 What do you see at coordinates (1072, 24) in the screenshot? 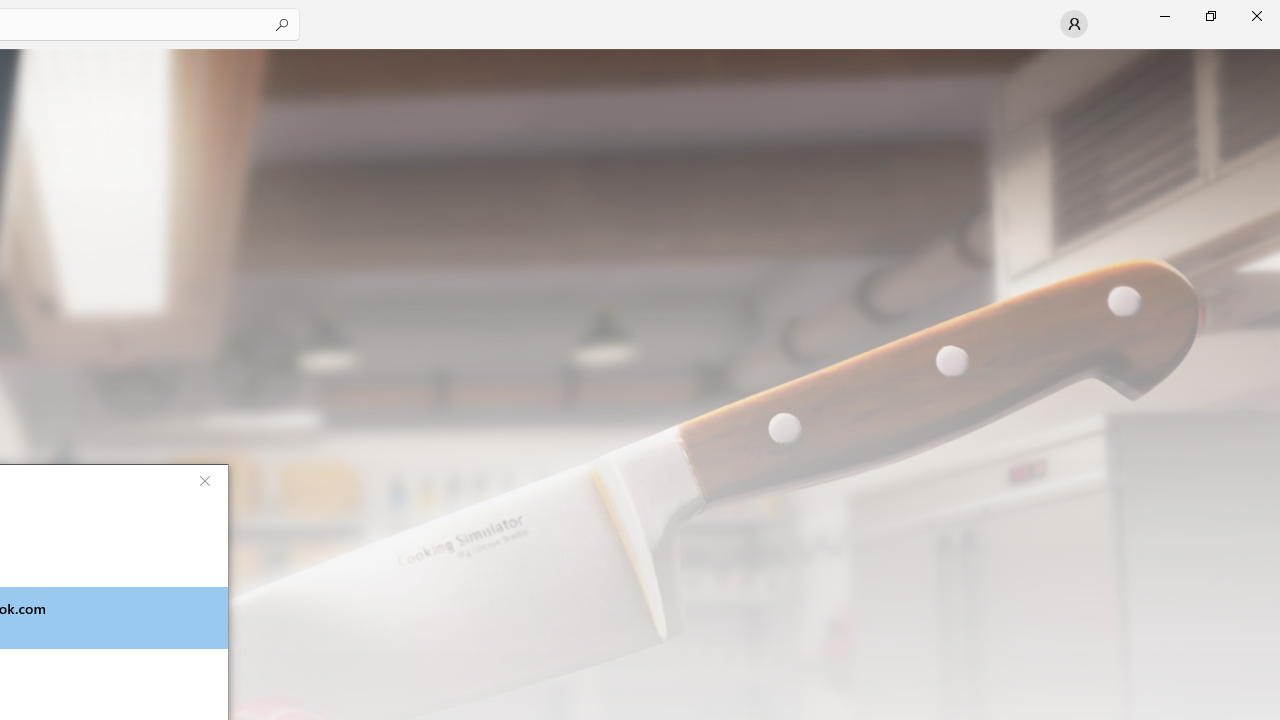
I see `'User profile'` at bounding box center [1072, 24].